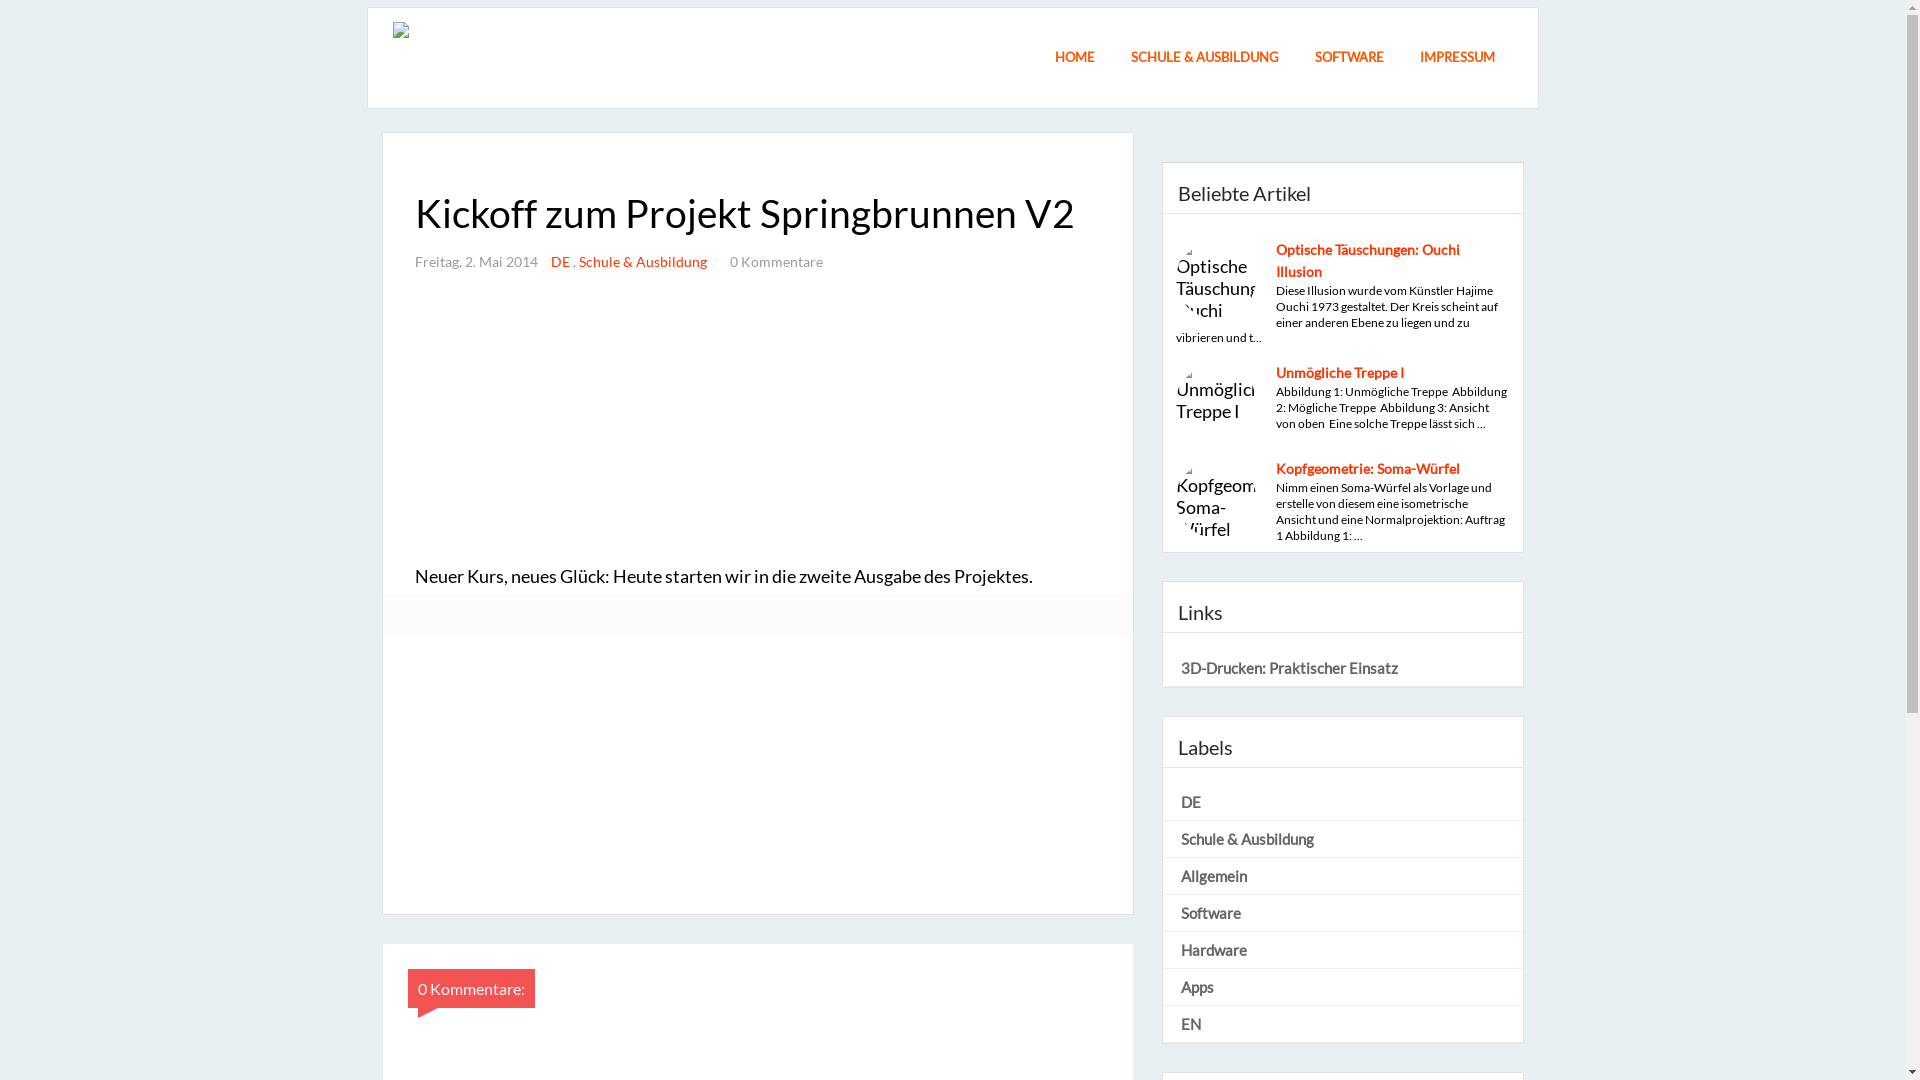  Describe the element at coordinates (1203, 60) in the screenshot. I see `'SCHULE & AUSBILDUNG'` at that location.